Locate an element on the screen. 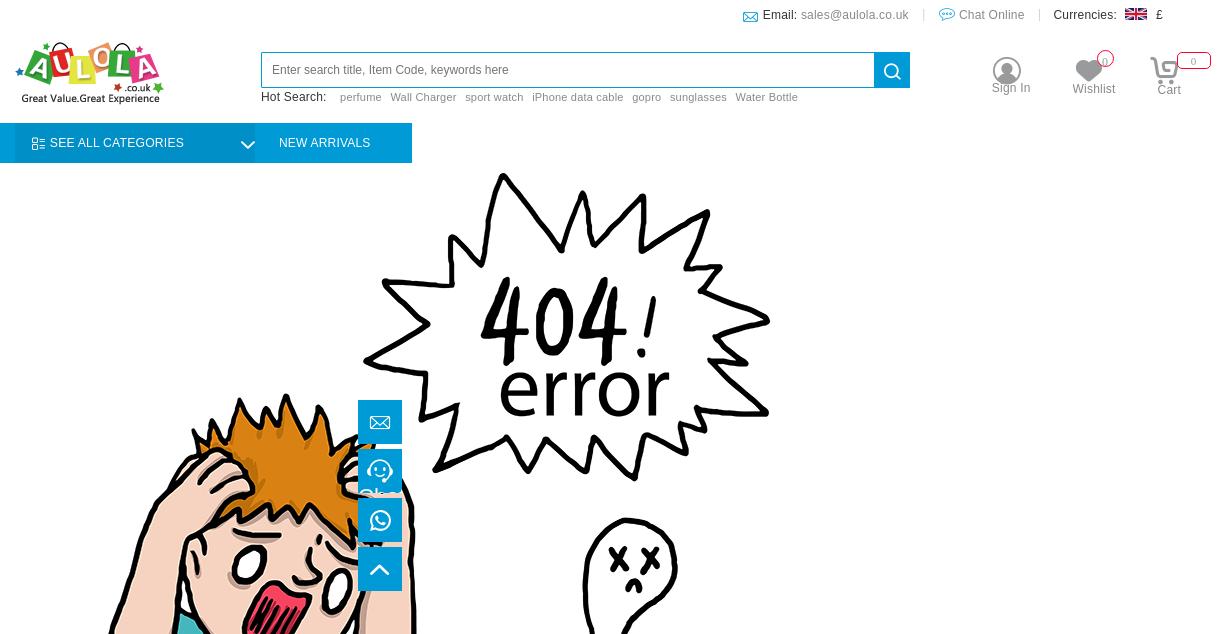 The height and width of the screenshot is (634, 1230). 'Chat Online' is located at coordinates (990, 15).